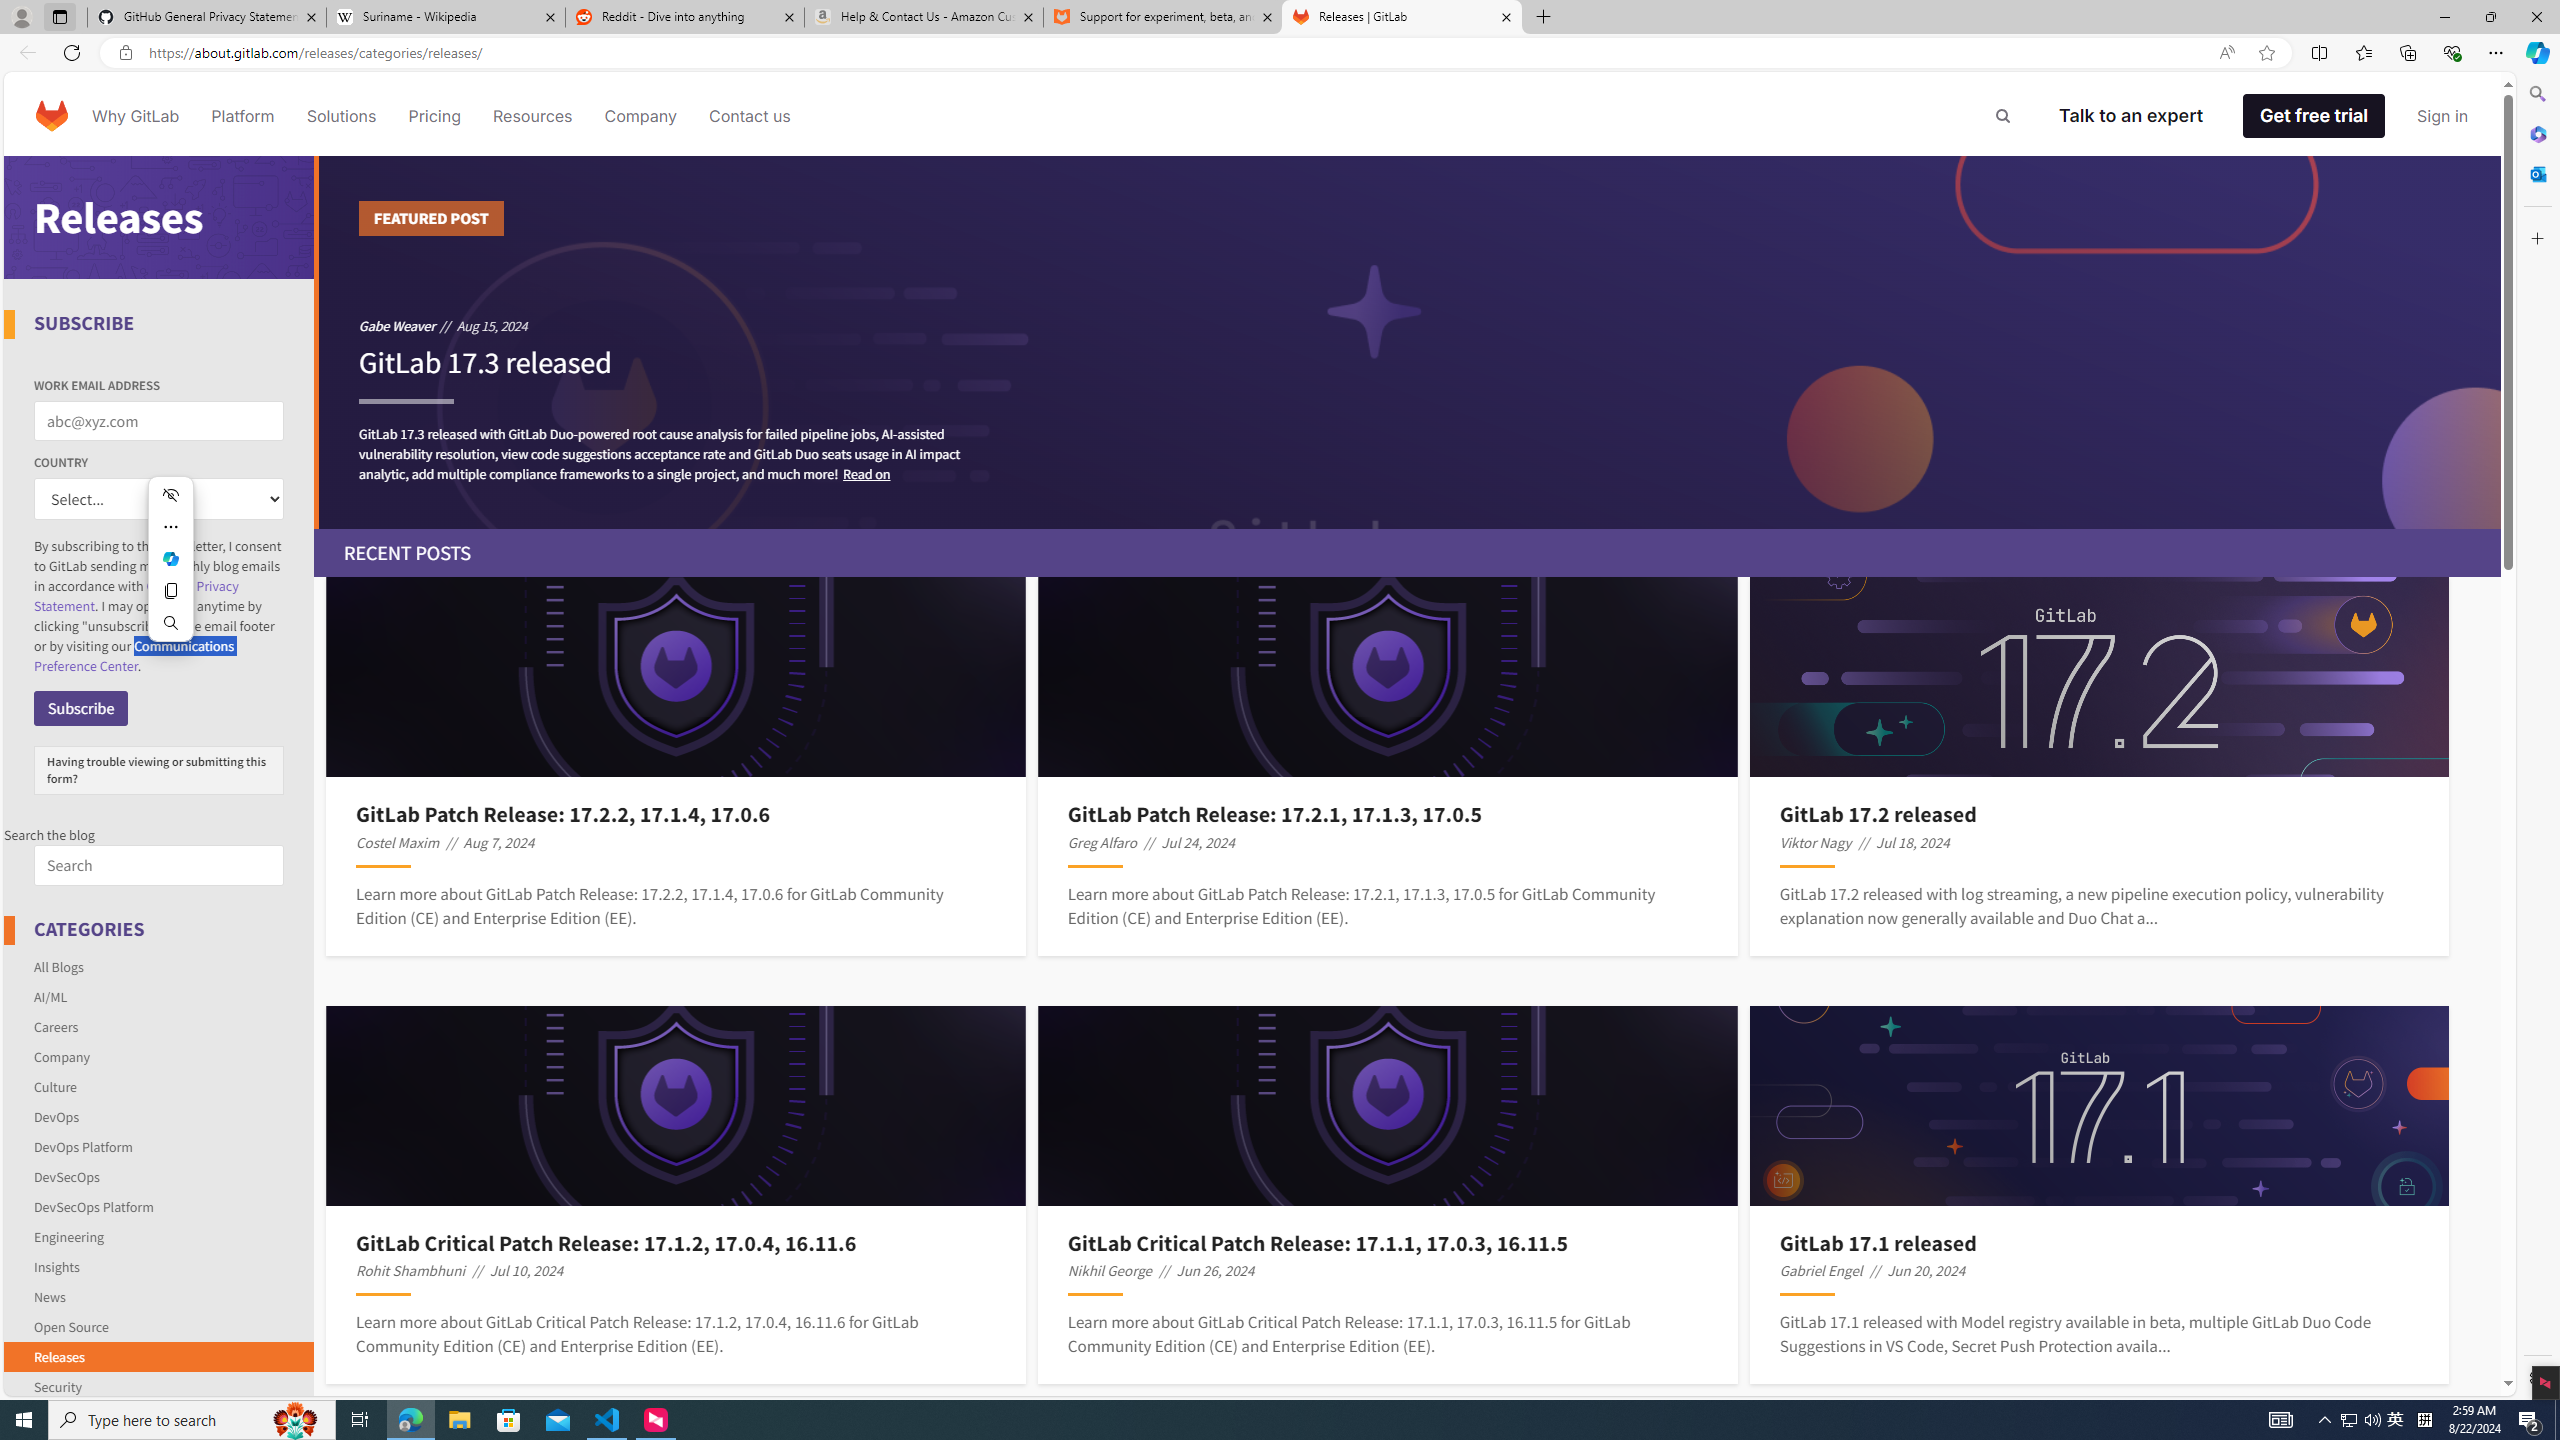 This screenshot has width=2560, height=1440. Describe the element at coordinates (750, 114) in the screenshot. I see `'Contact us'` at that location.